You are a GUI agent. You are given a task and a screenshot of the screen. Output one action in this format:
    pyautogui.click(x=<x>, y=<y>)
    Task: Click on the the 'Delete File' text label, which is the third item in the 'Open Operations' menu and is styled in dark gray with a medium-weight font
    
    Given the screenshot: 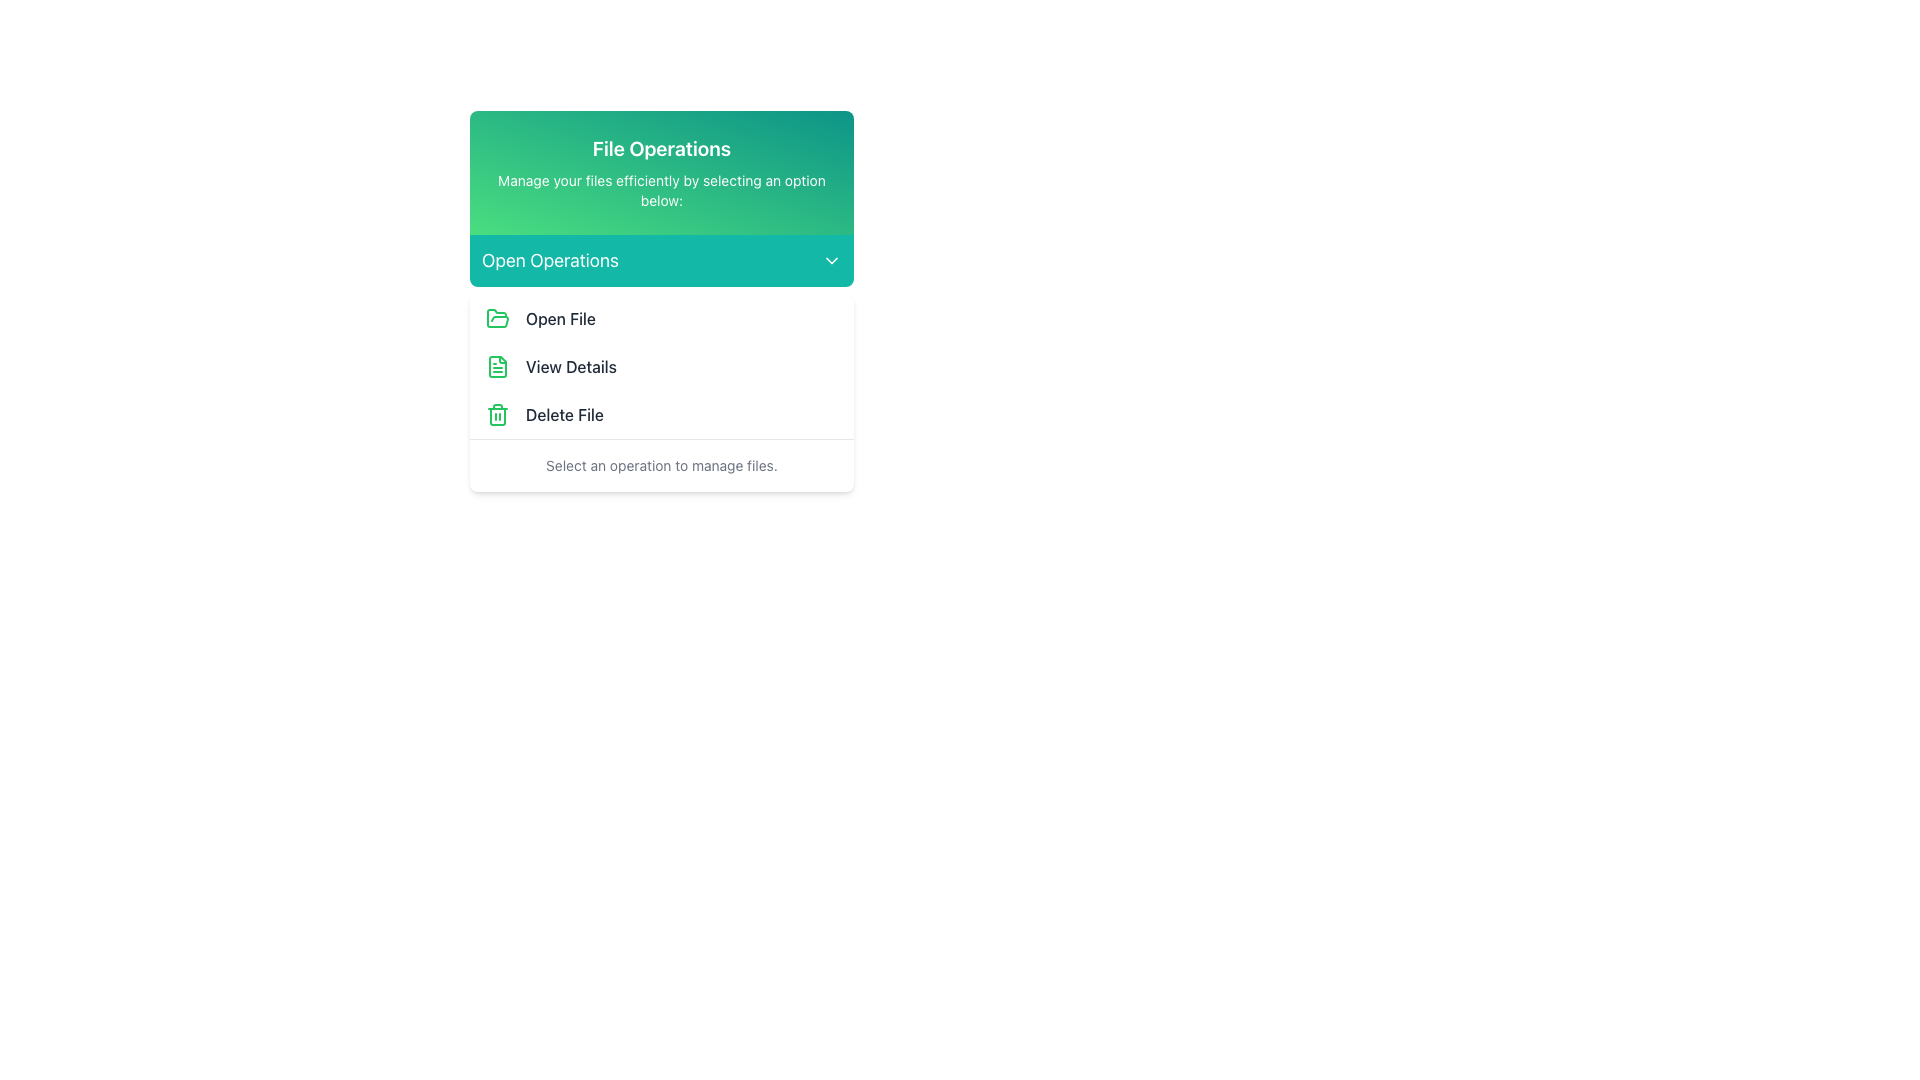 What is the action you would take?
    pyautogui.click(x=563, y=414)
    